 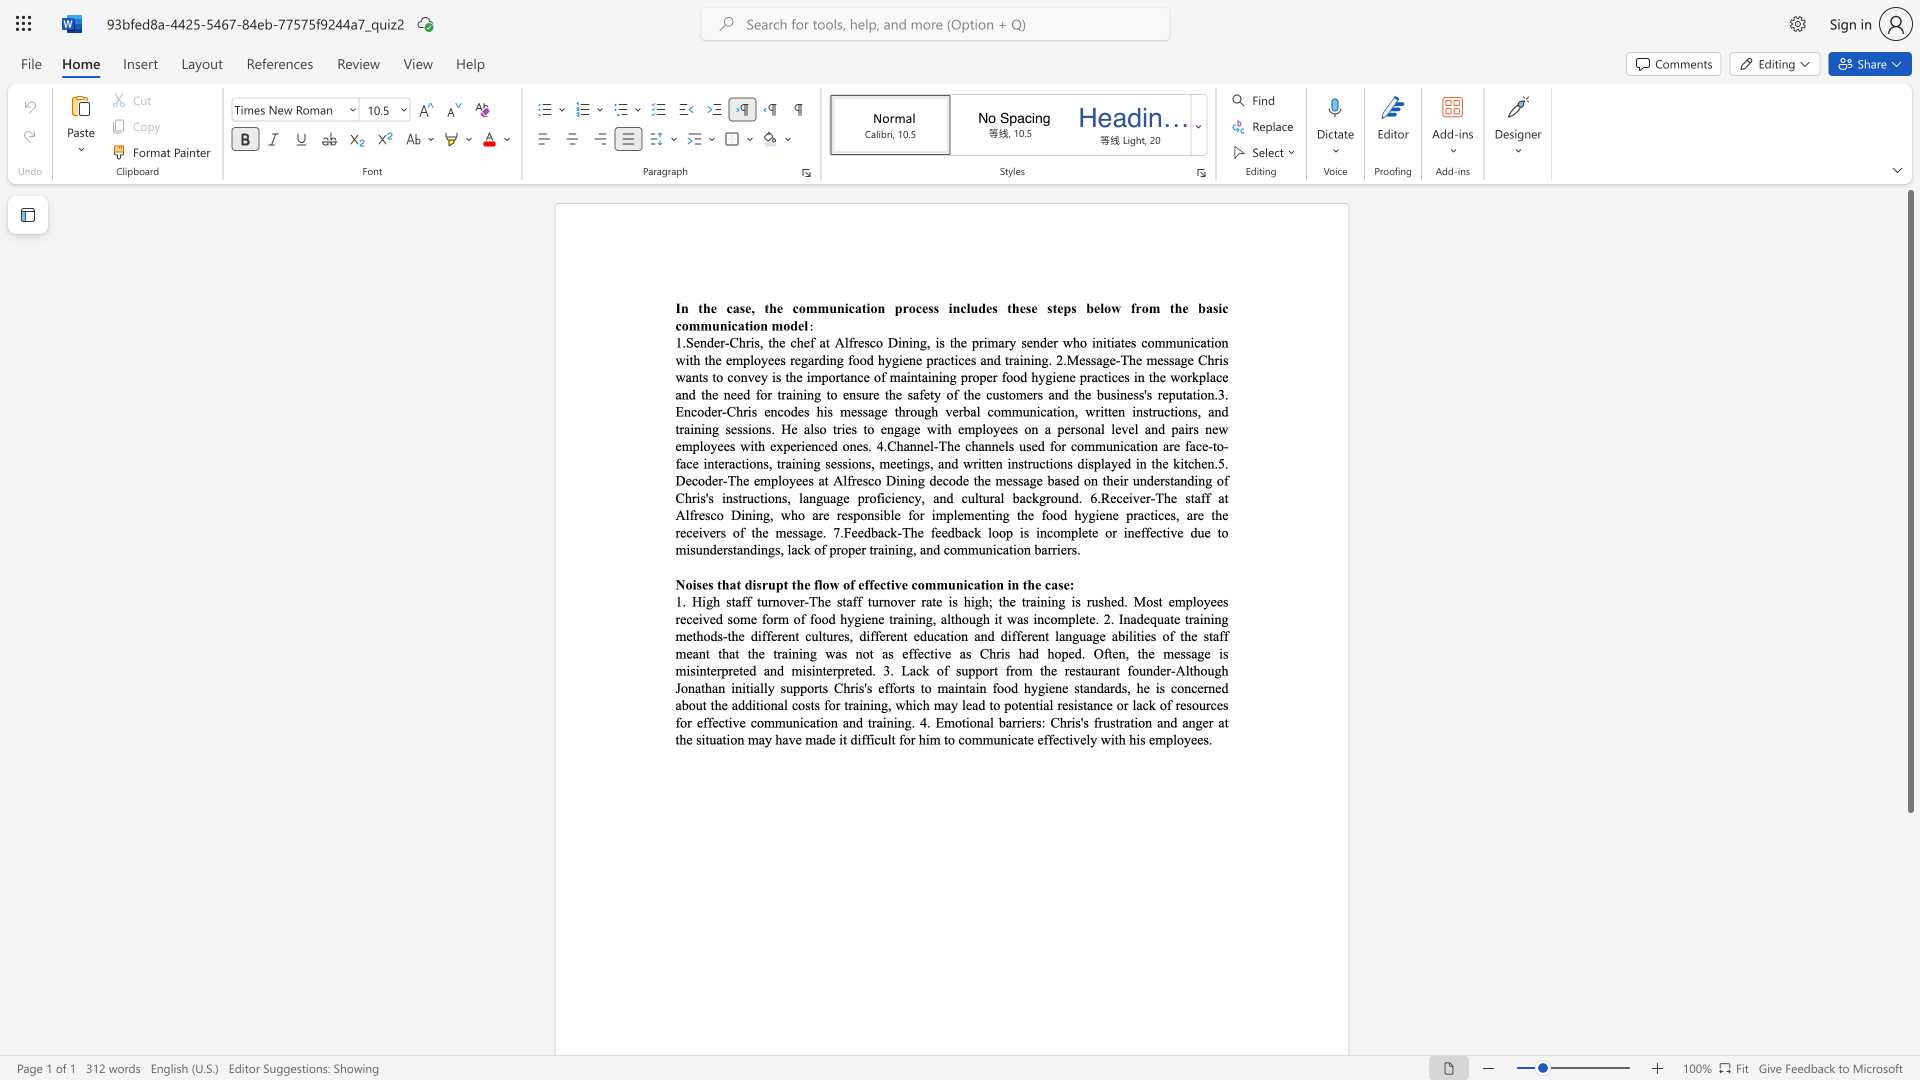 I want to click on the 4th character "t" in the text, so click(x=714, y=377).